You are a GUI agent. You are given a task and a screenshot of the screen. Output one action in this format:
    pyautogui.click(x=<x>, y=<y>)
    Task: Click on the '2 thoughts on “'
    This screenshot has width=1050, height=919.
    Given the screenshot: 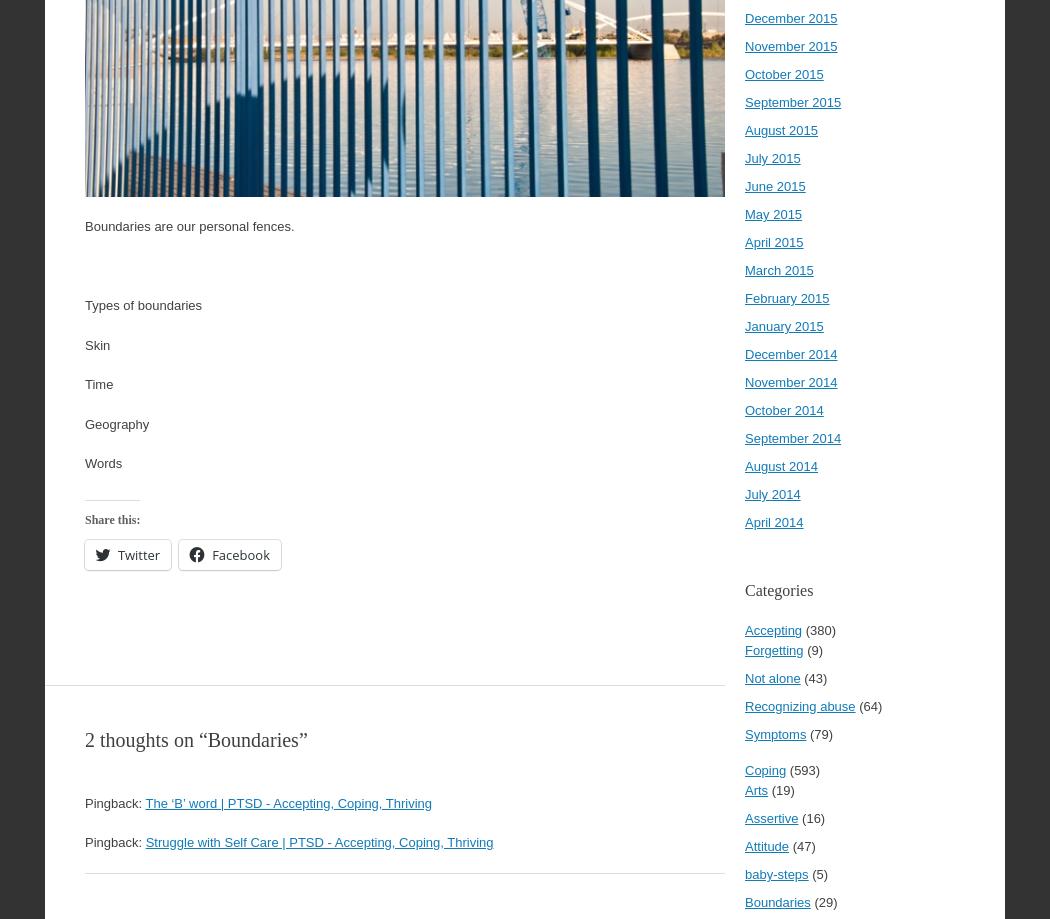 What is the action you would take?
    pyautogui.click(x=144, y=738)
    